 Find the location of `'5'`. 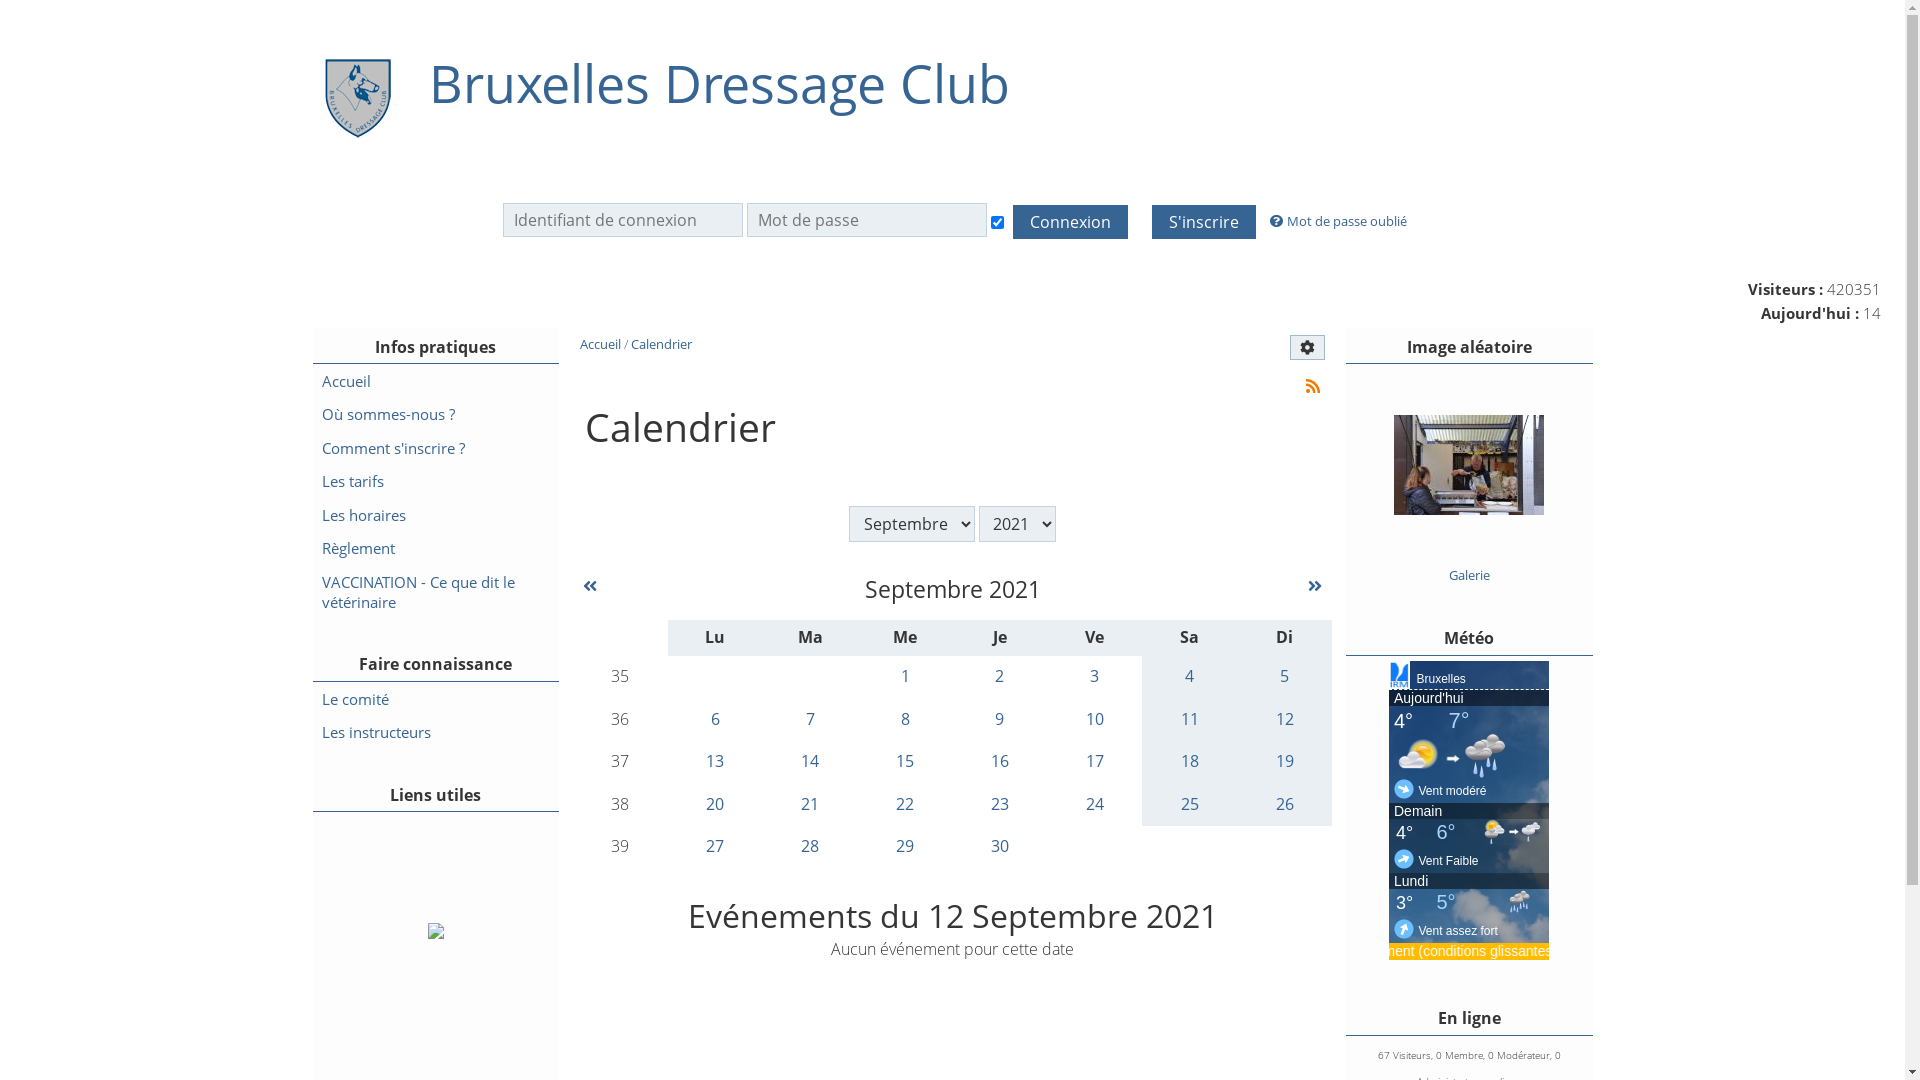

'5' is located at coordinates (1284, 676).